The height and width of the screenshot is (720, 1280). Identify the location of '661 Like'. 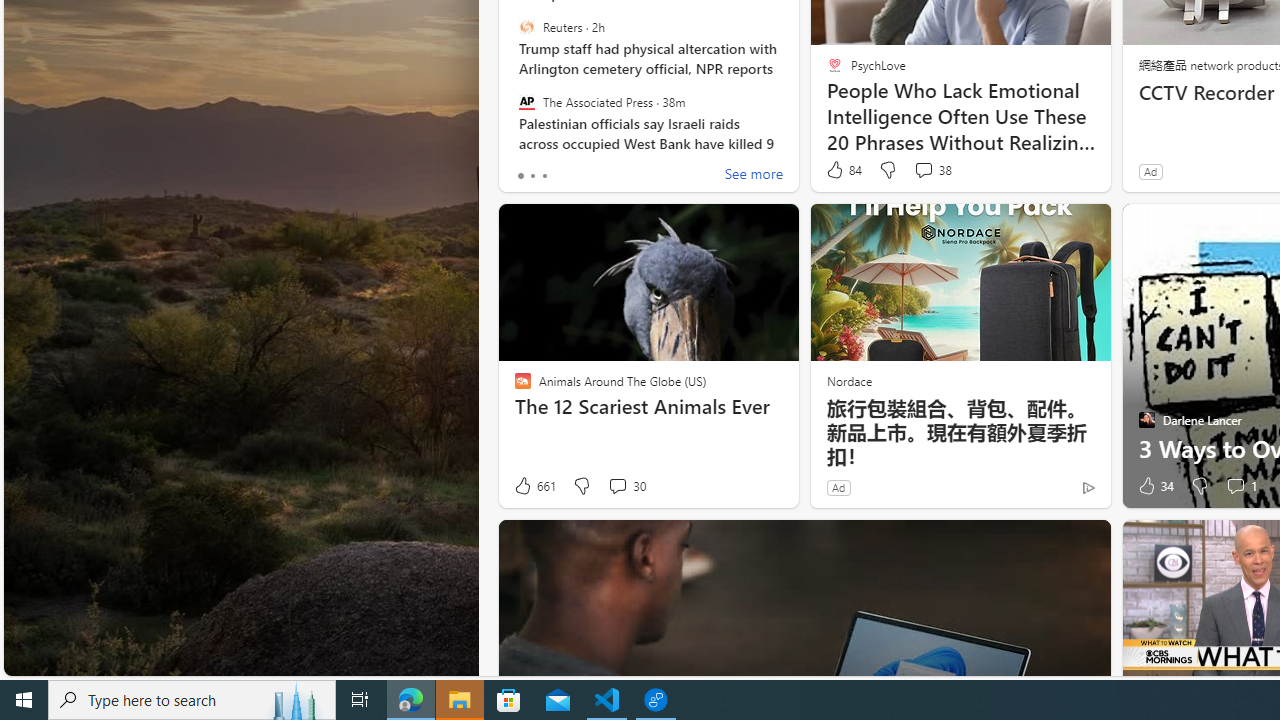
(534, 486).